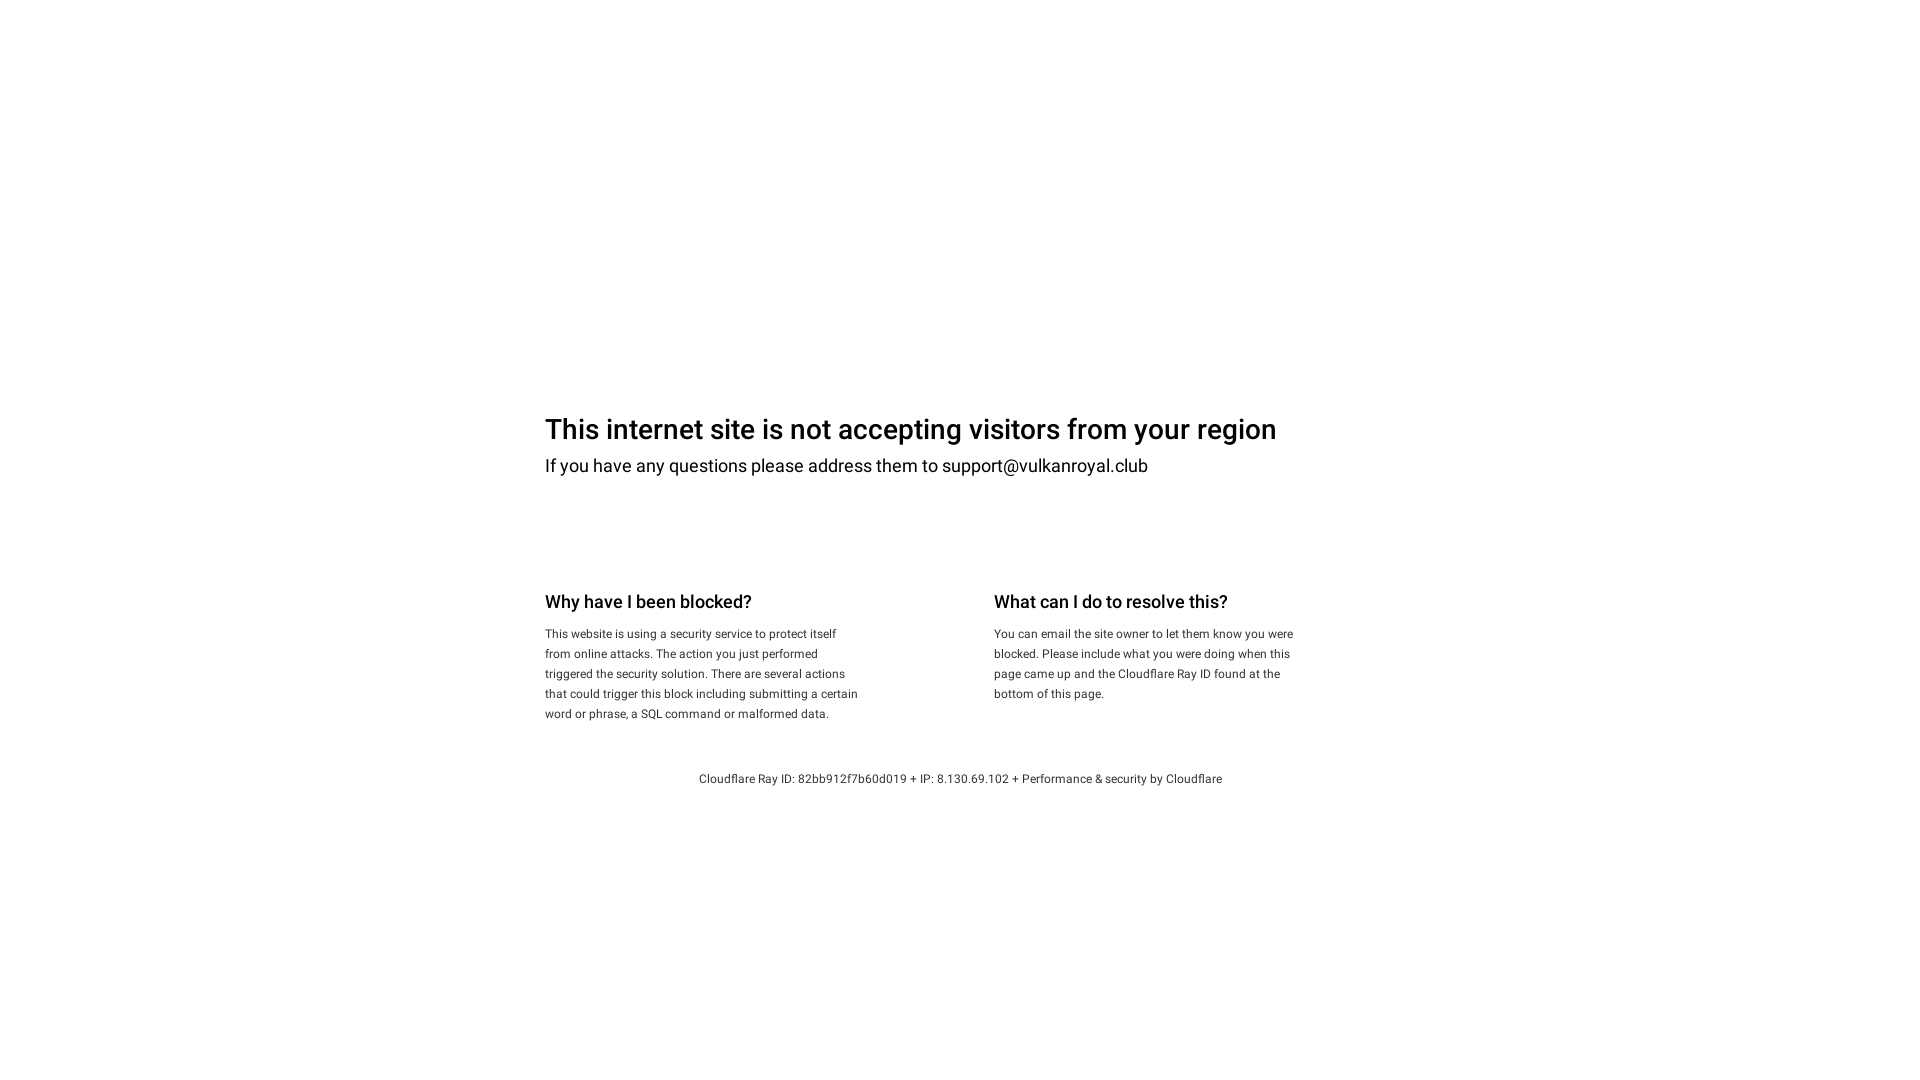 This screenshot has height=1080, width=1920. What do you see at coordinates (1194, 778) in the screenshot?
I see `'Cloudflare'` at bounding box center [1194, 778].